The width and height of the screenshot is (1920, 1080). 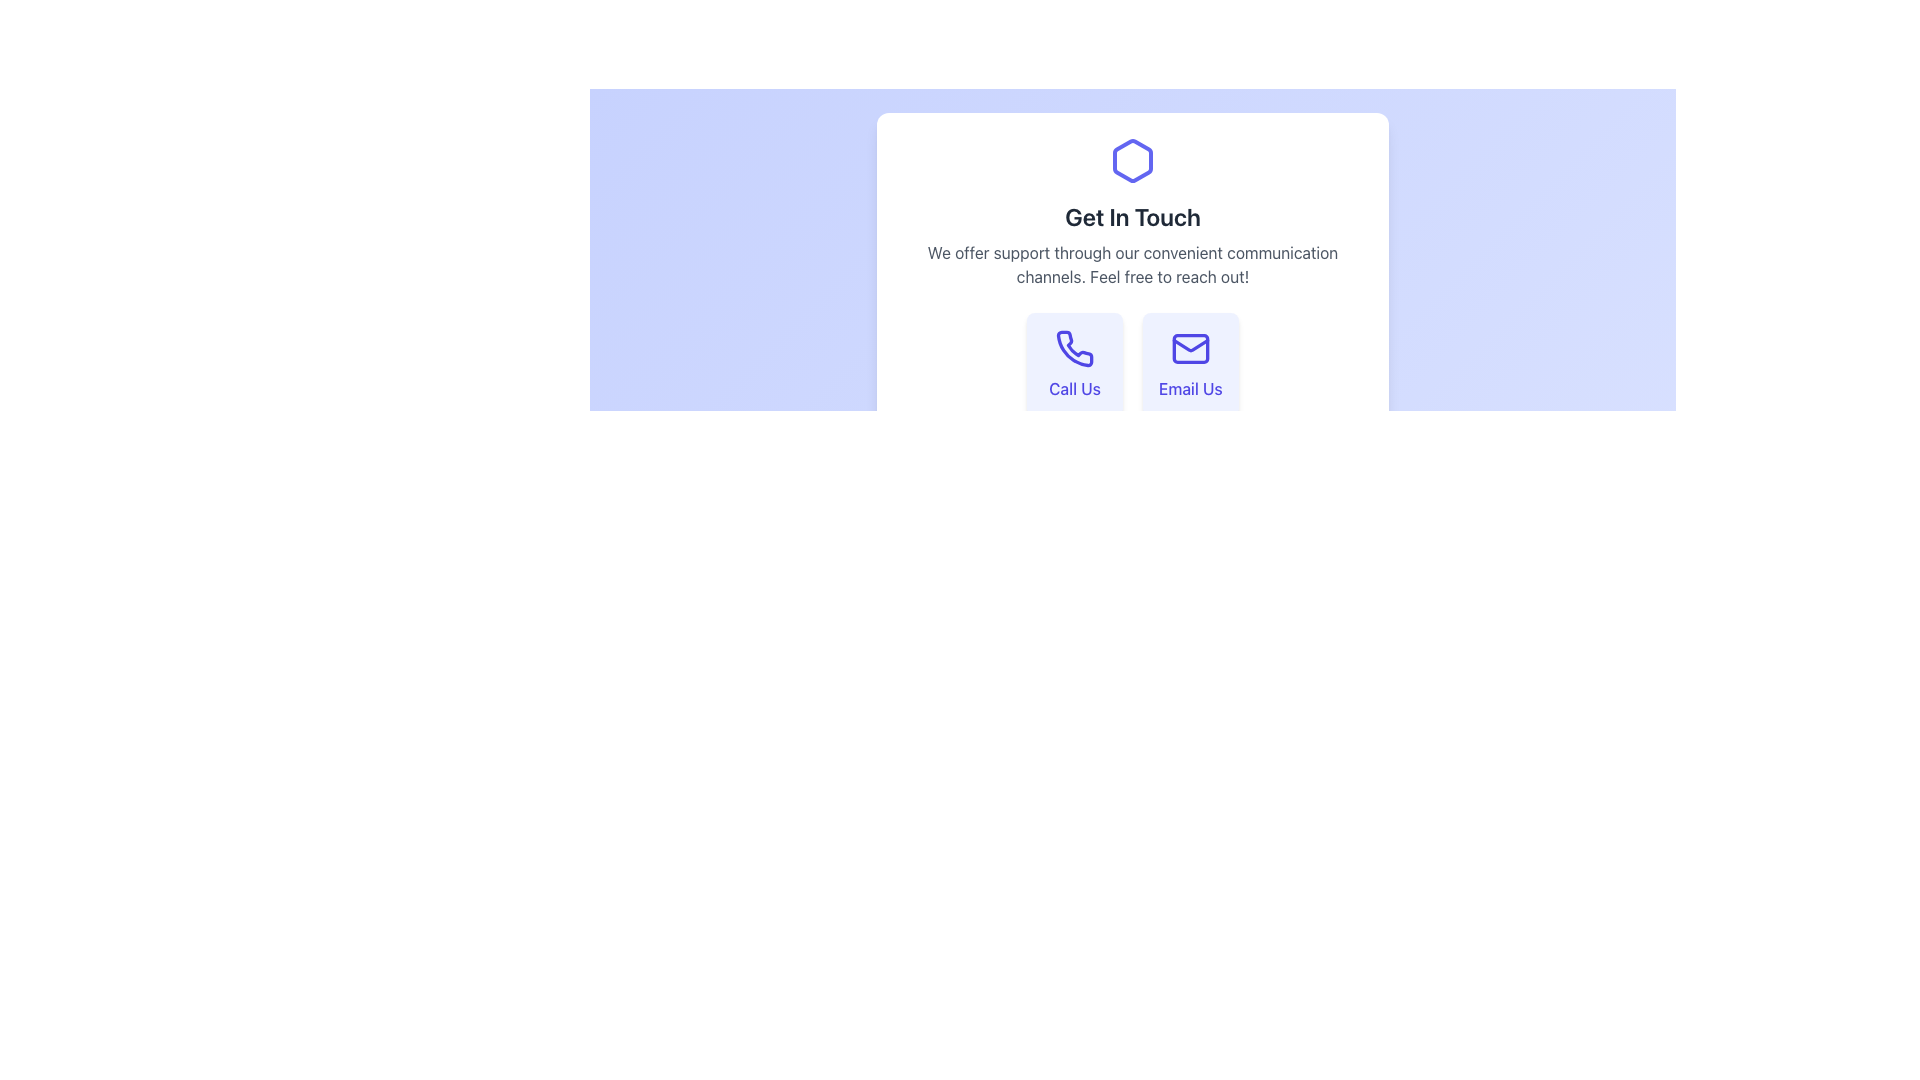 I want to click on the phone call icon located centrally within the contact options section, which is visually represented to initiate a phone call to the organization, so click(x=1074, y=347).